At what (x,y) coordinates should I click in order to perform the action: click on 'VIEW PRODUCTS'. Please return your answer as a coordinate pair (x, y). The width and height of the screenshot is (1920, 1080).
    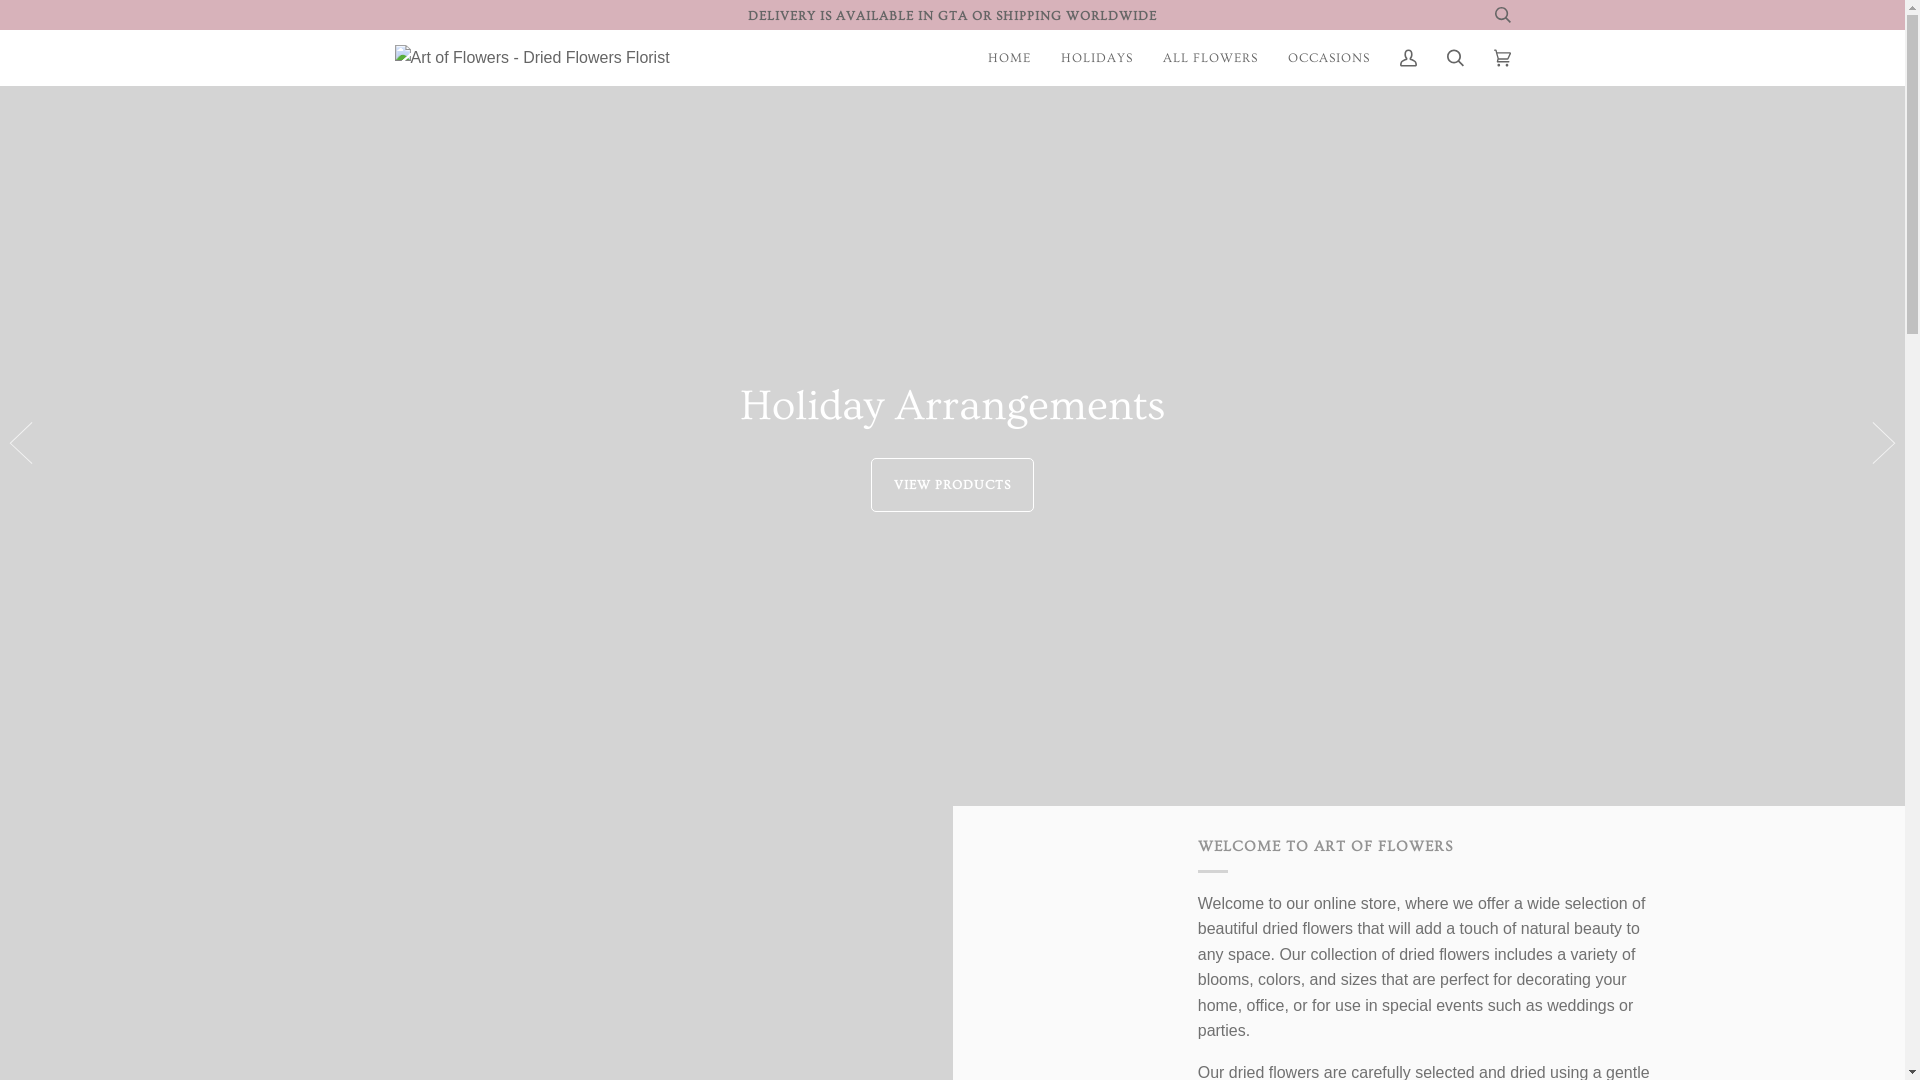
    Looking at the image, I should click on (870, 484).